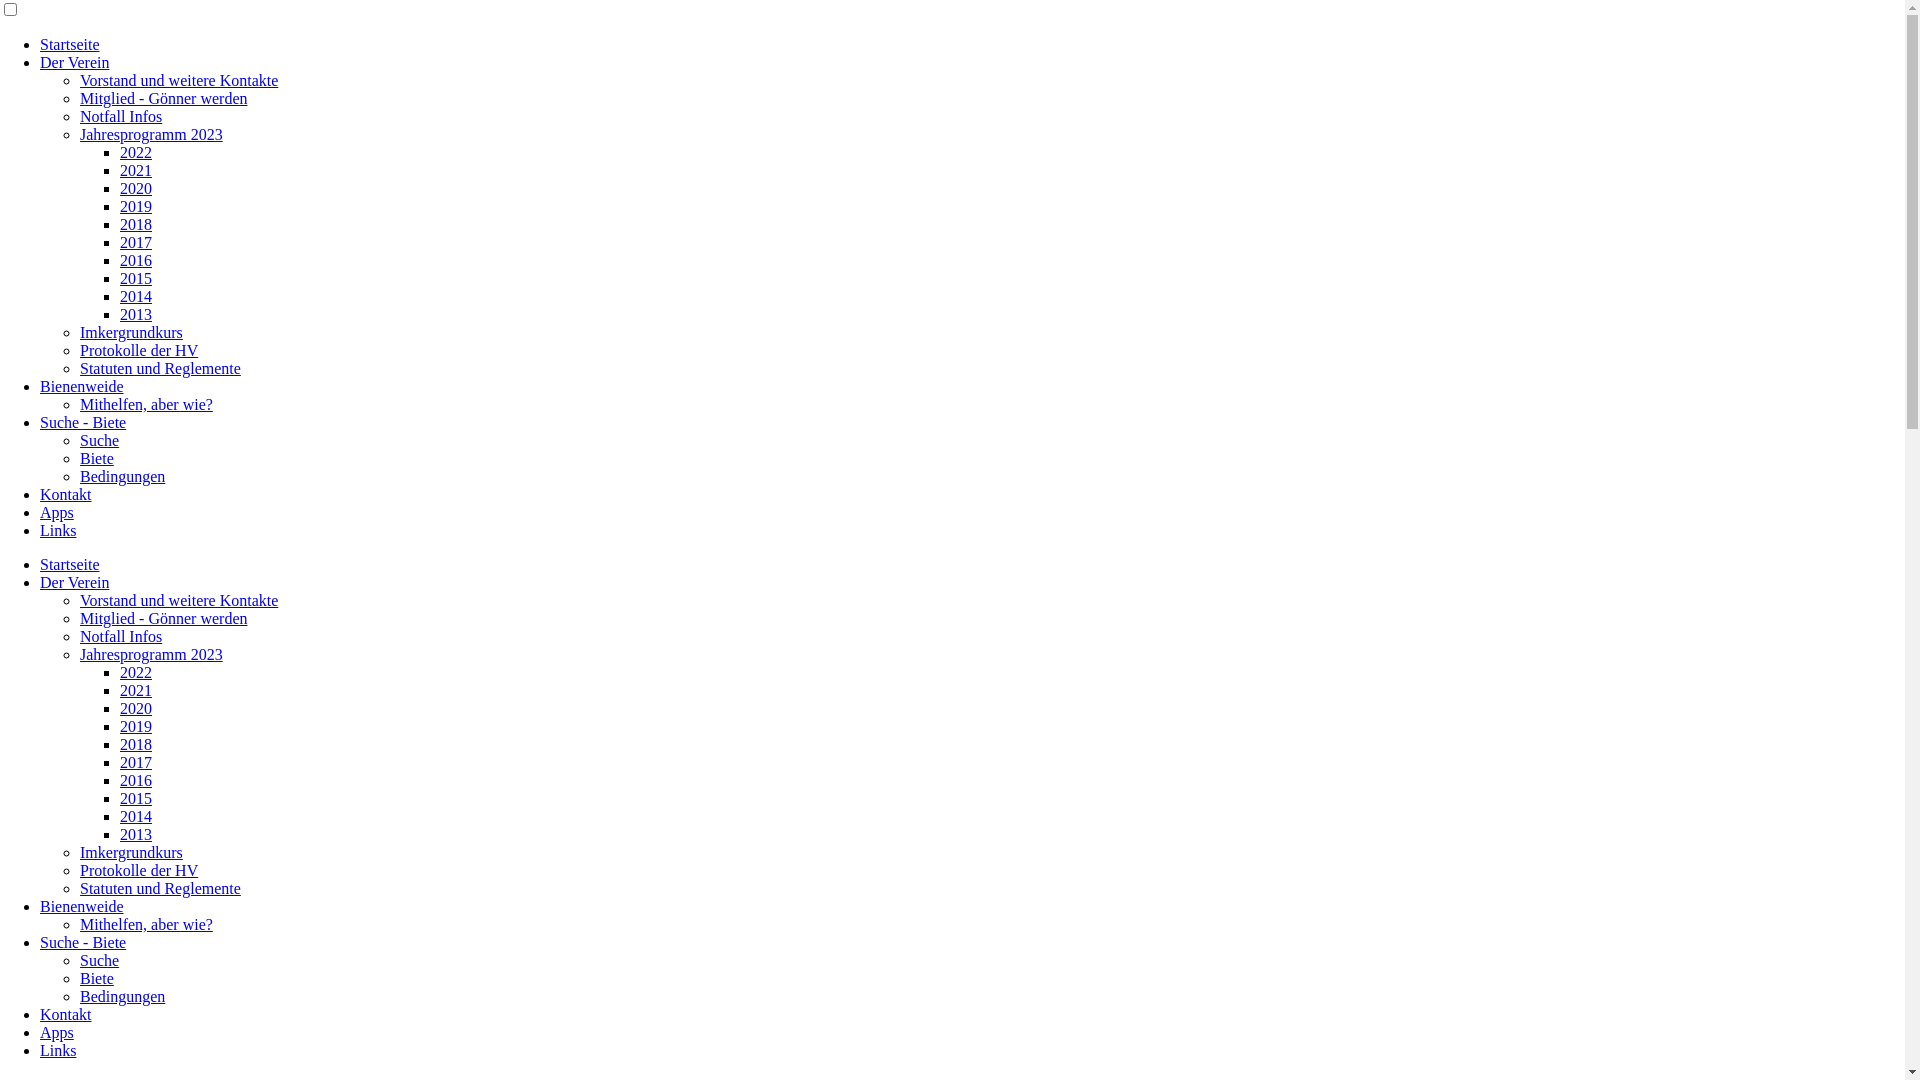 The image size is (1920, 1080). I want to click on '2020', so click(134, 188).